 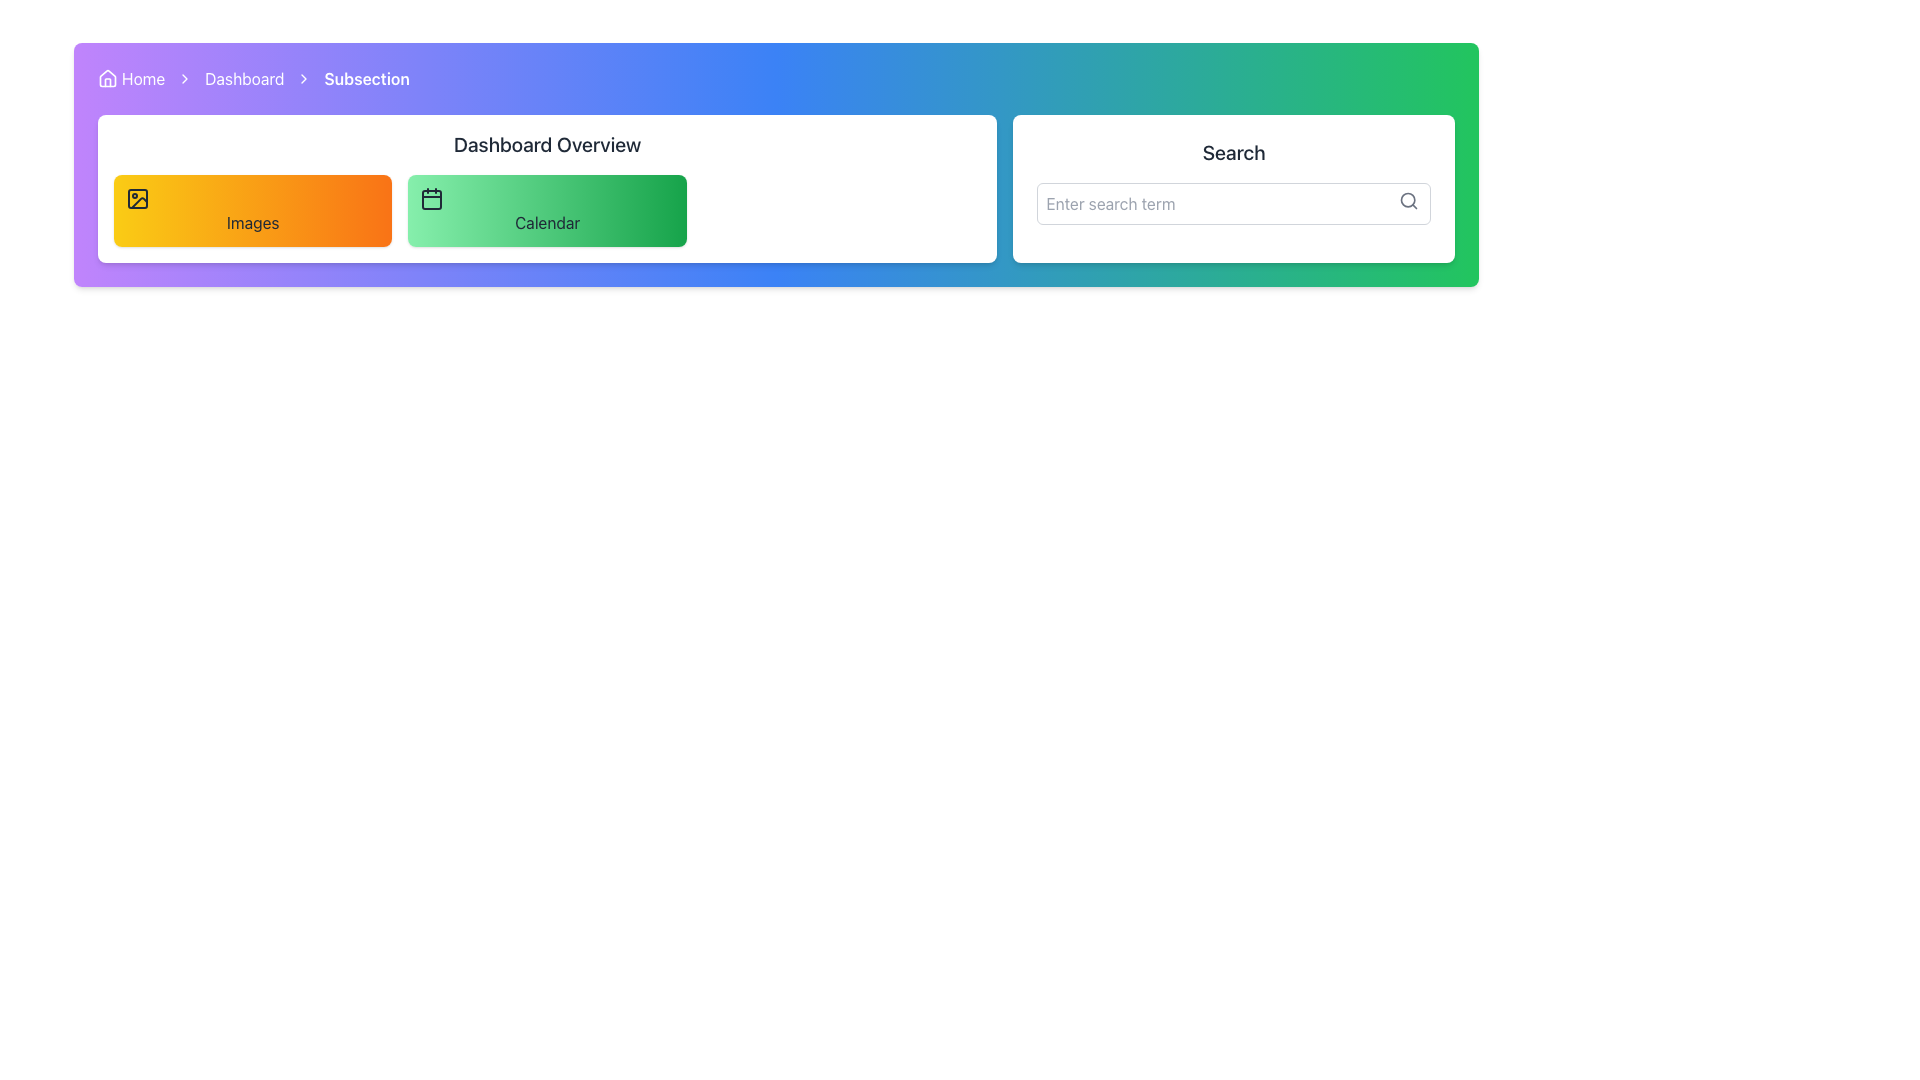 I want to click on the search icon button located at the far-right end of the 'Enter search term' input field in the 'Search' panel to trigger tooltip or animation effects, so click(x=1407, y=200).